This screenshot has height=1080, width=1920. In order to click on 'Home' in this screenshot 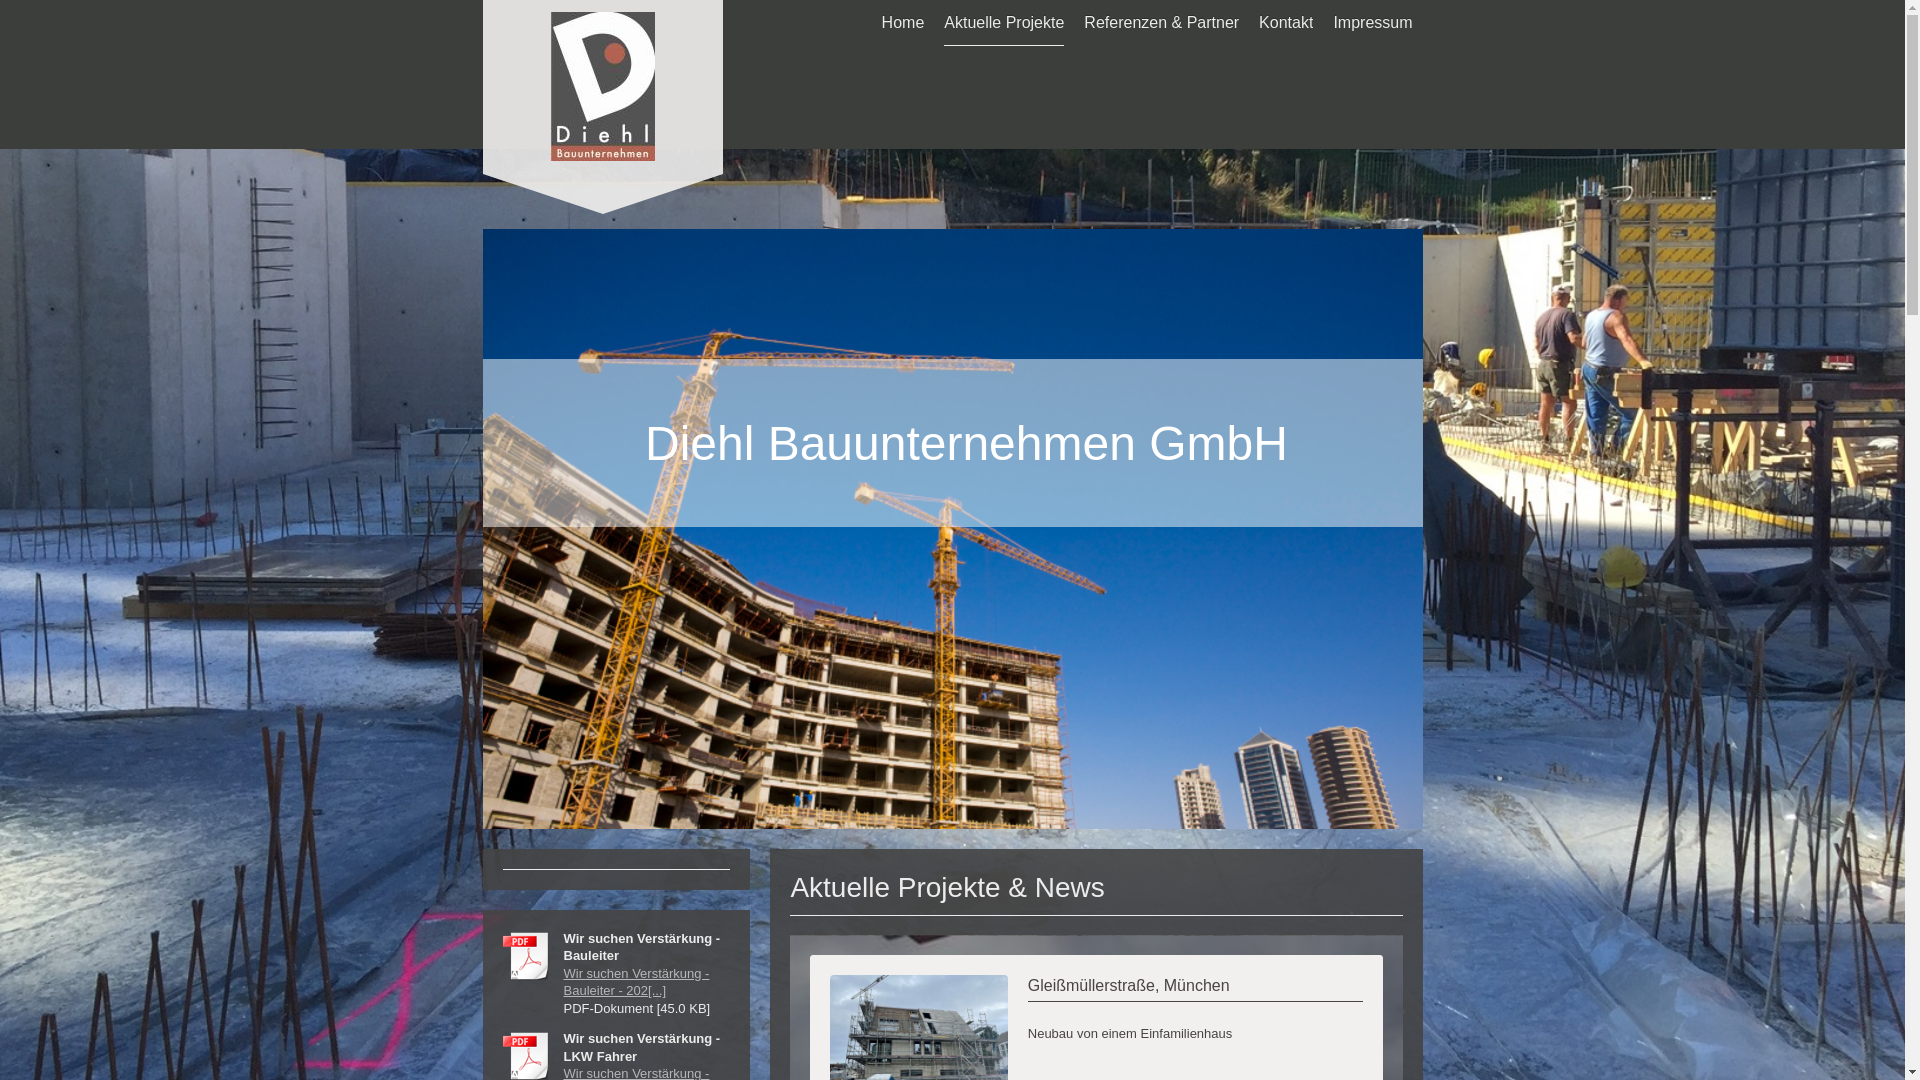, I will do `click(902, 23)`.